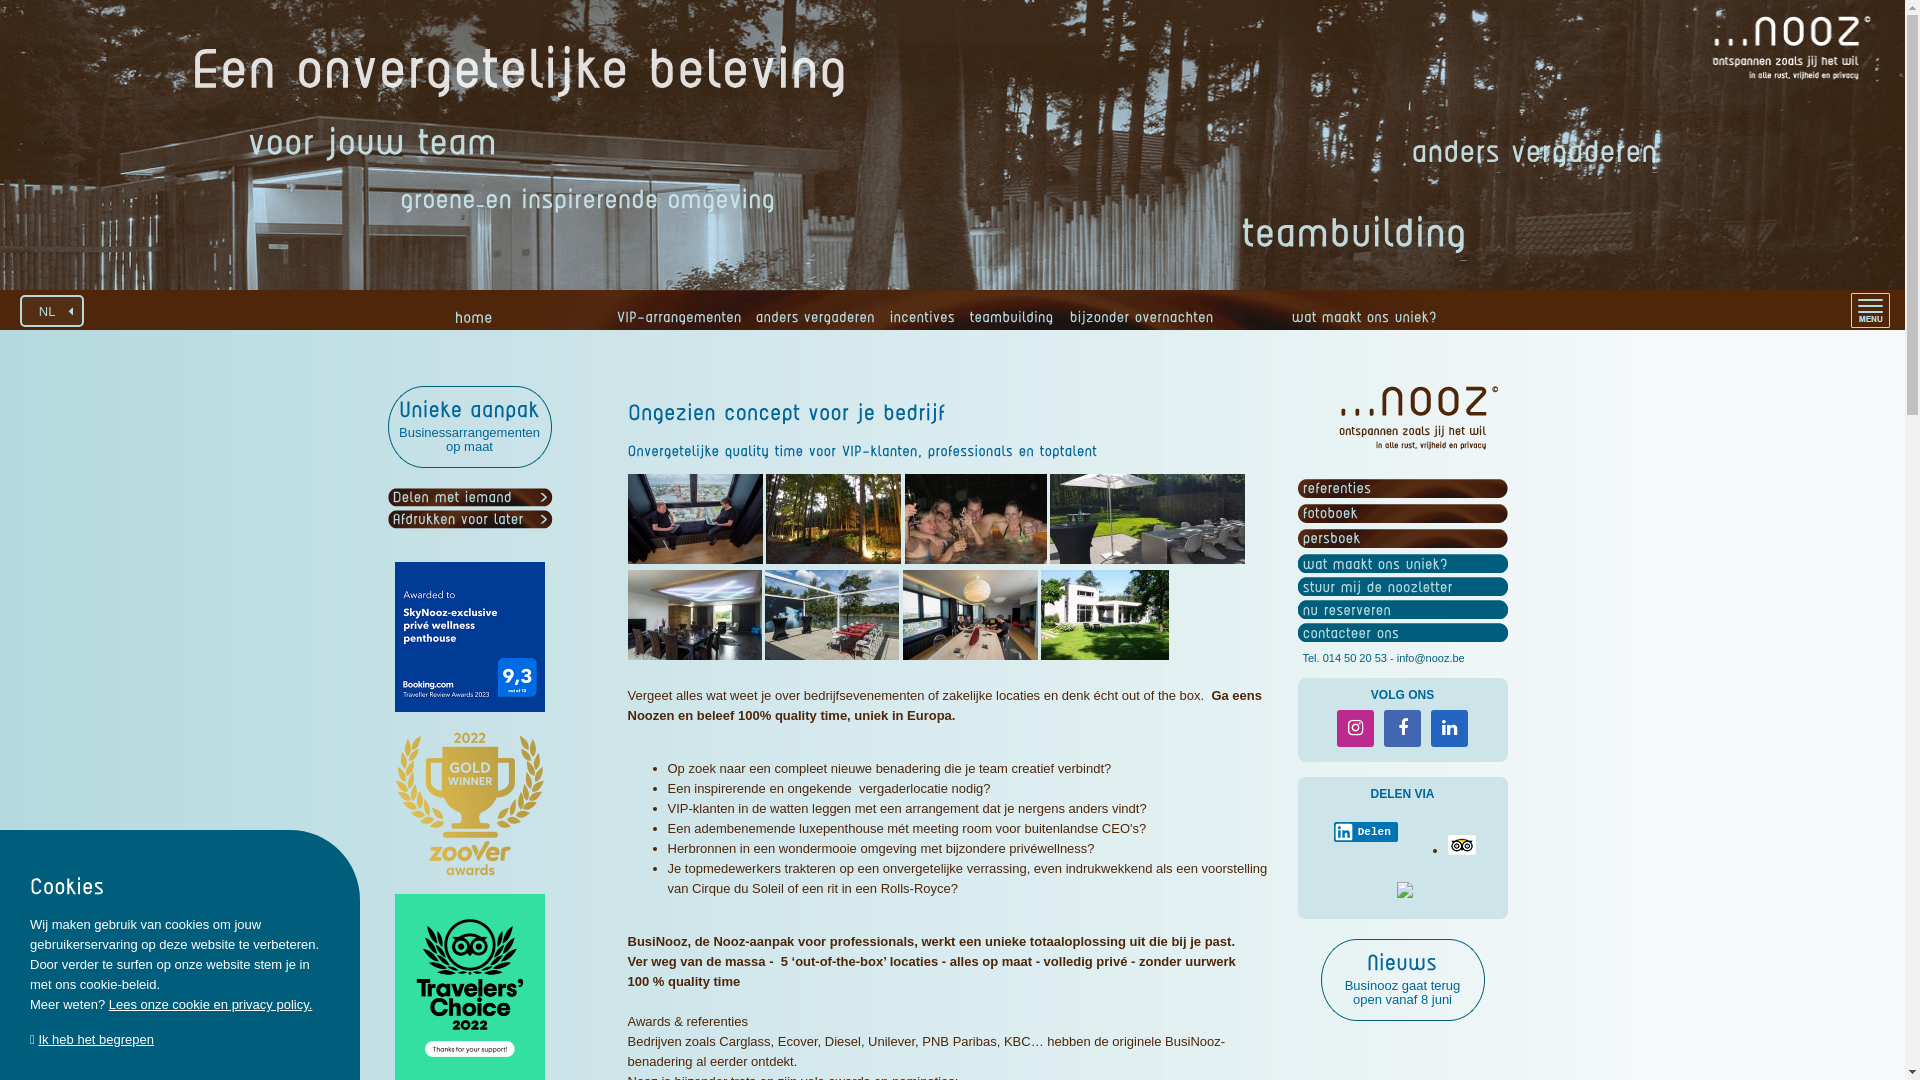 The image size is (1920, 1080). I want to click on 'Facebook', so click(1401, 728).